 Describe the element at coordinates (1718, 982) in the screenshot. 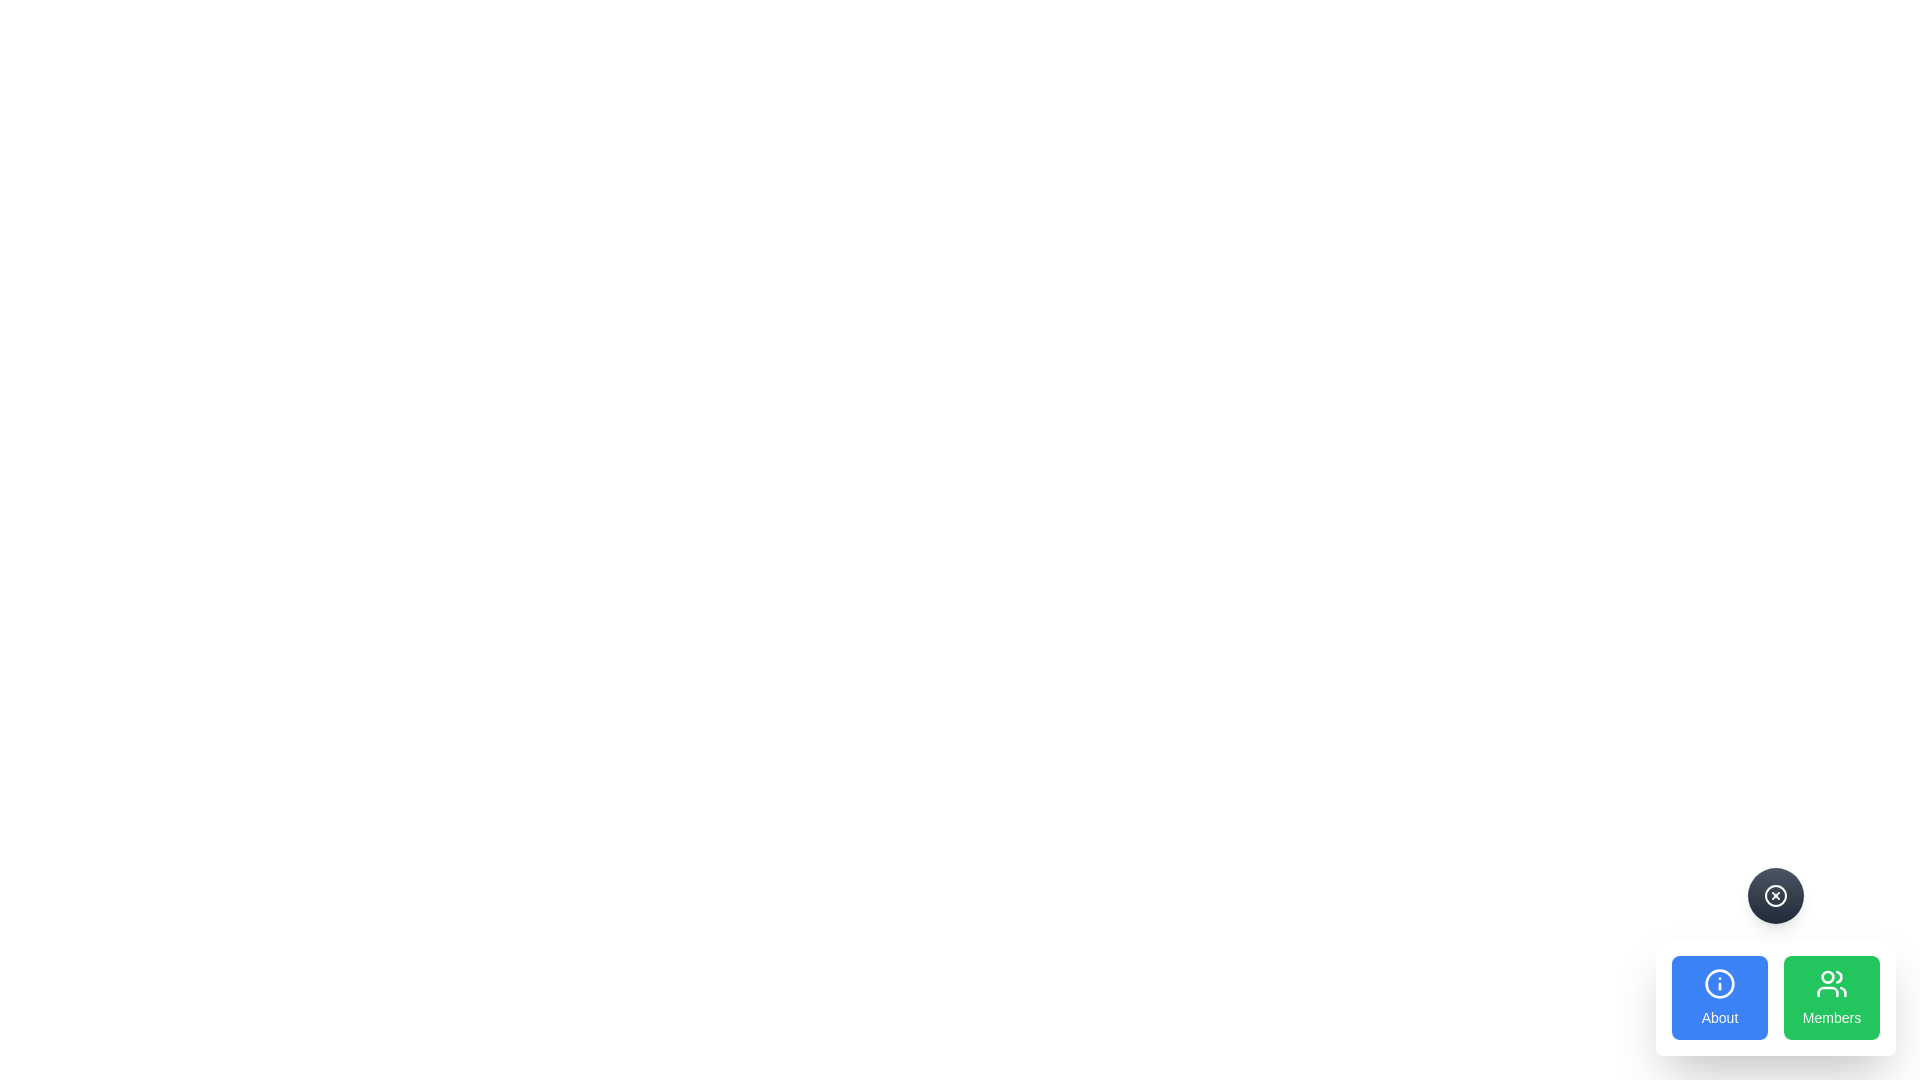

I see `the information icon located within the 'About' button, which is situated to the left of the 'Members' button` at that location.